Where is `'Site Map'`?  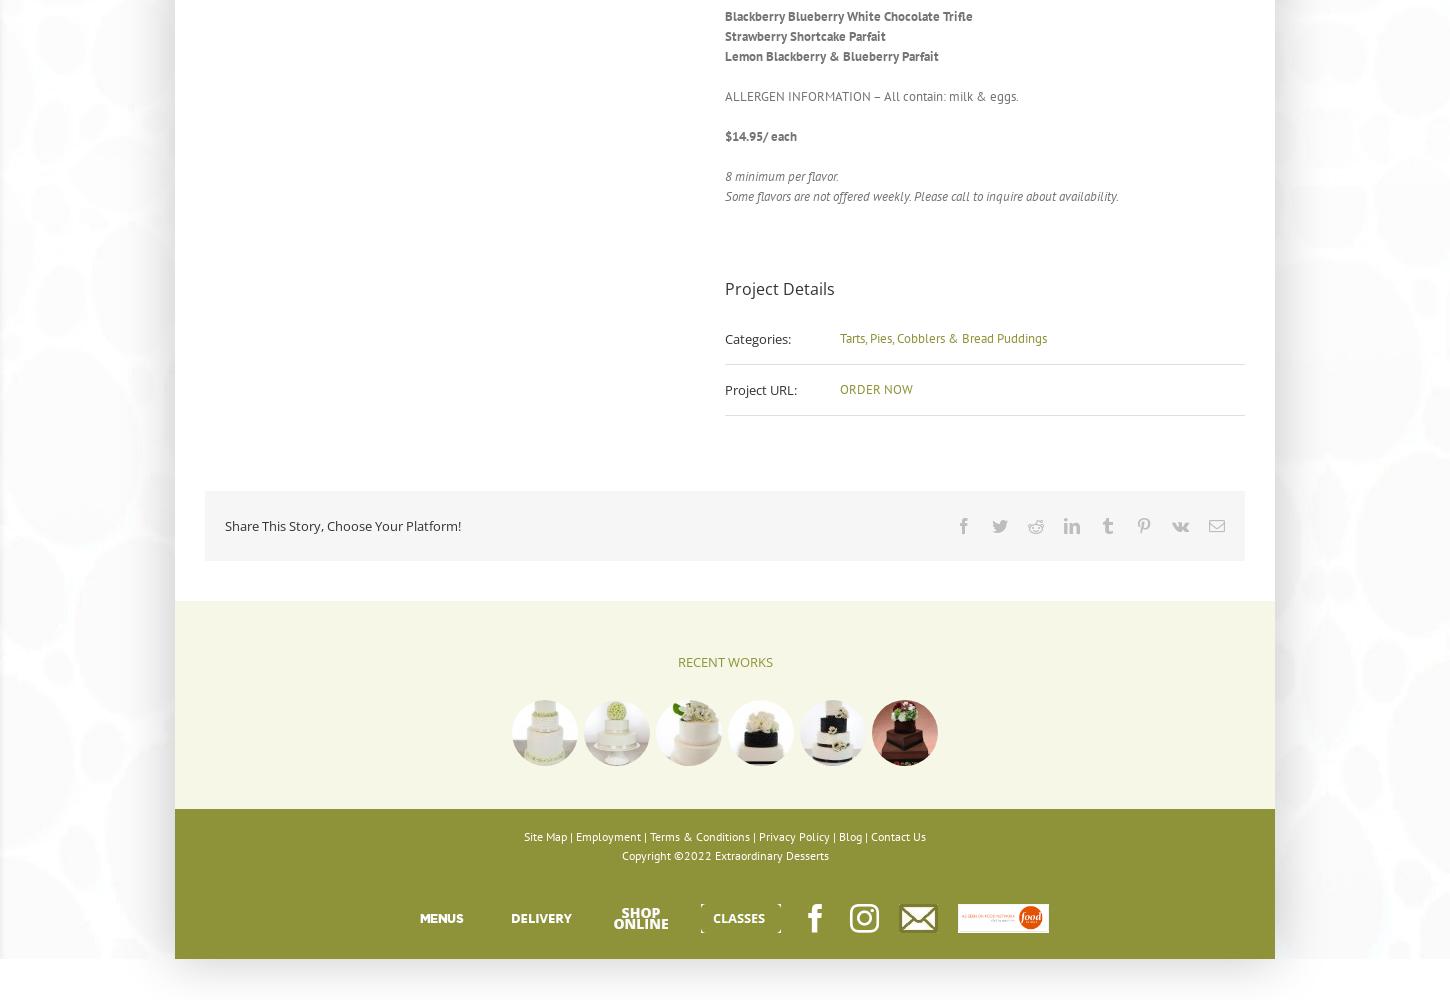
'Site Map' is located at coordinates (524, 835).